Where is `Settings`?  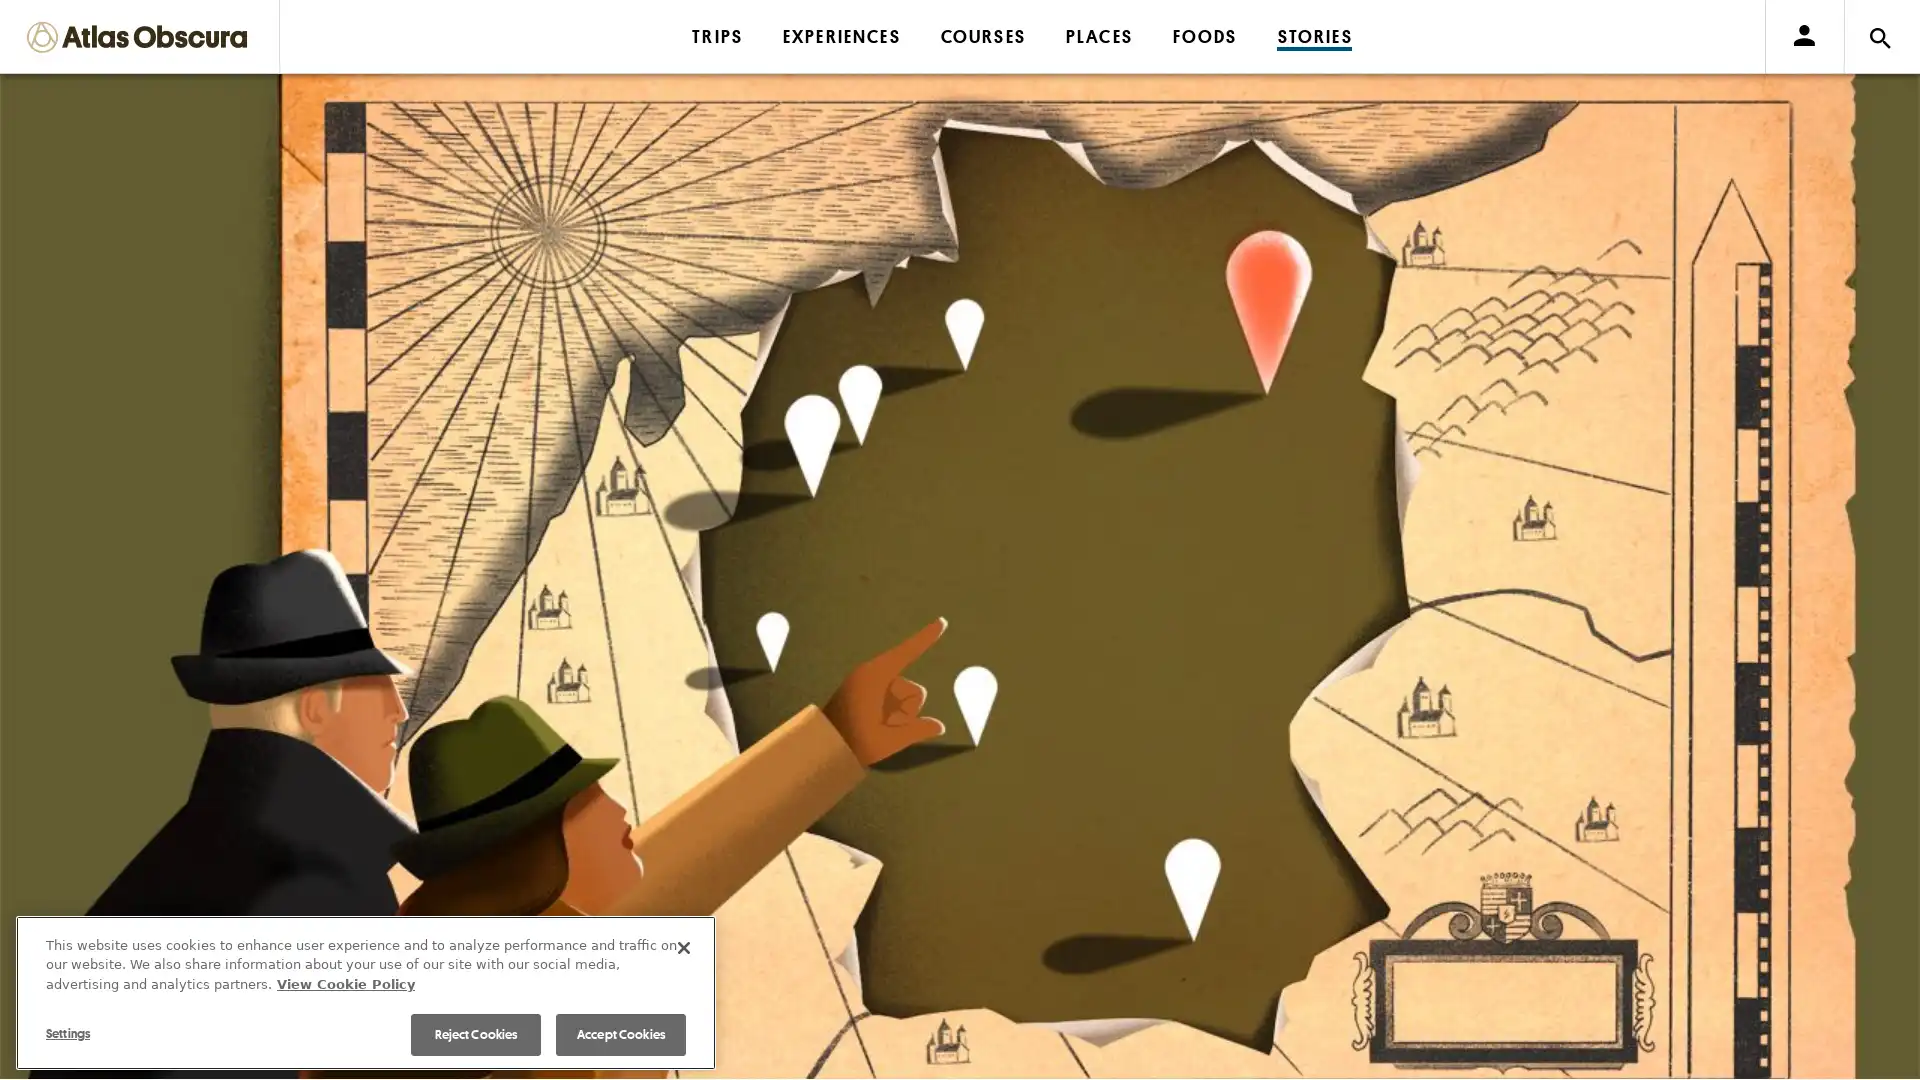
Settings is located at coordinates (132, 1033).